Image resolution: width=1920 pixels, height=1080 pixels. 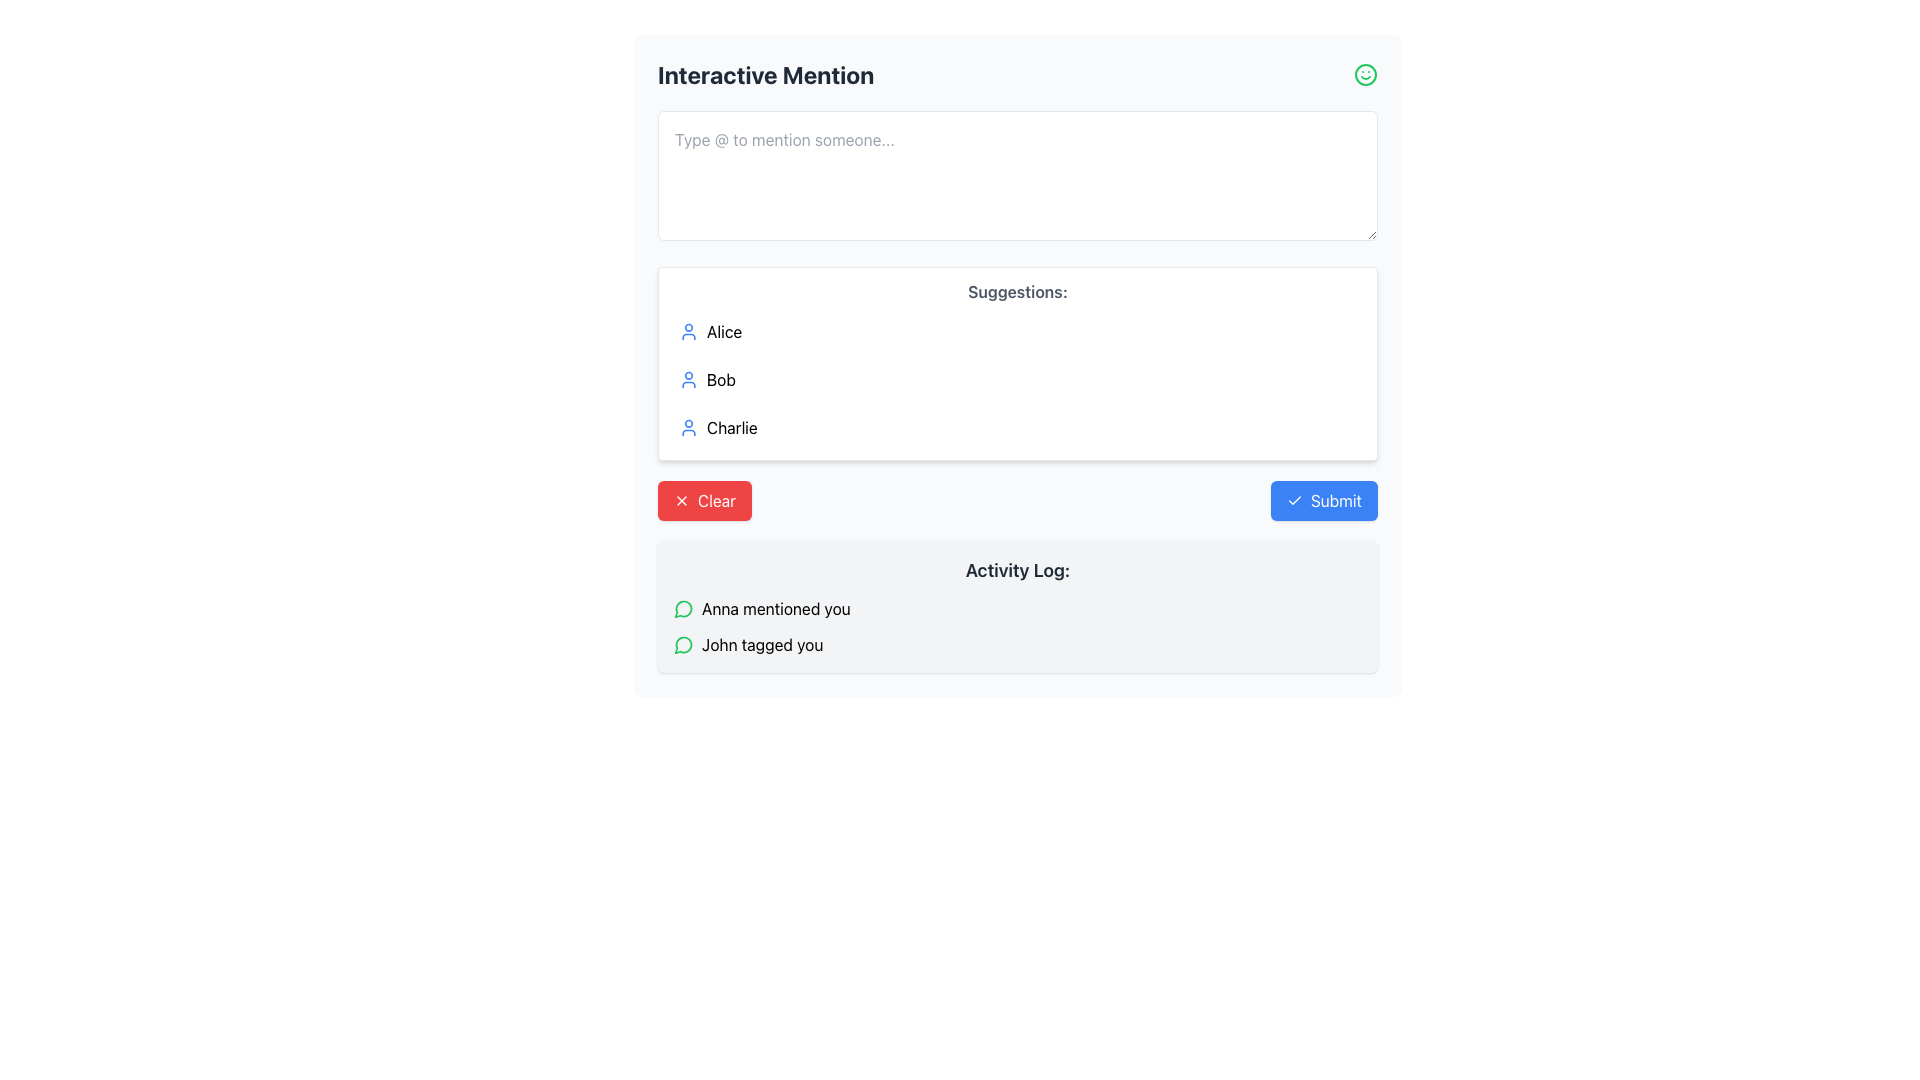 I want to click on the user profile icon, which is outlined in blue and positioned to the left of the label 'Charlie' in the 'Suggestions' section of the 'Interactive Mention' interface, so click(x=689, y=427).